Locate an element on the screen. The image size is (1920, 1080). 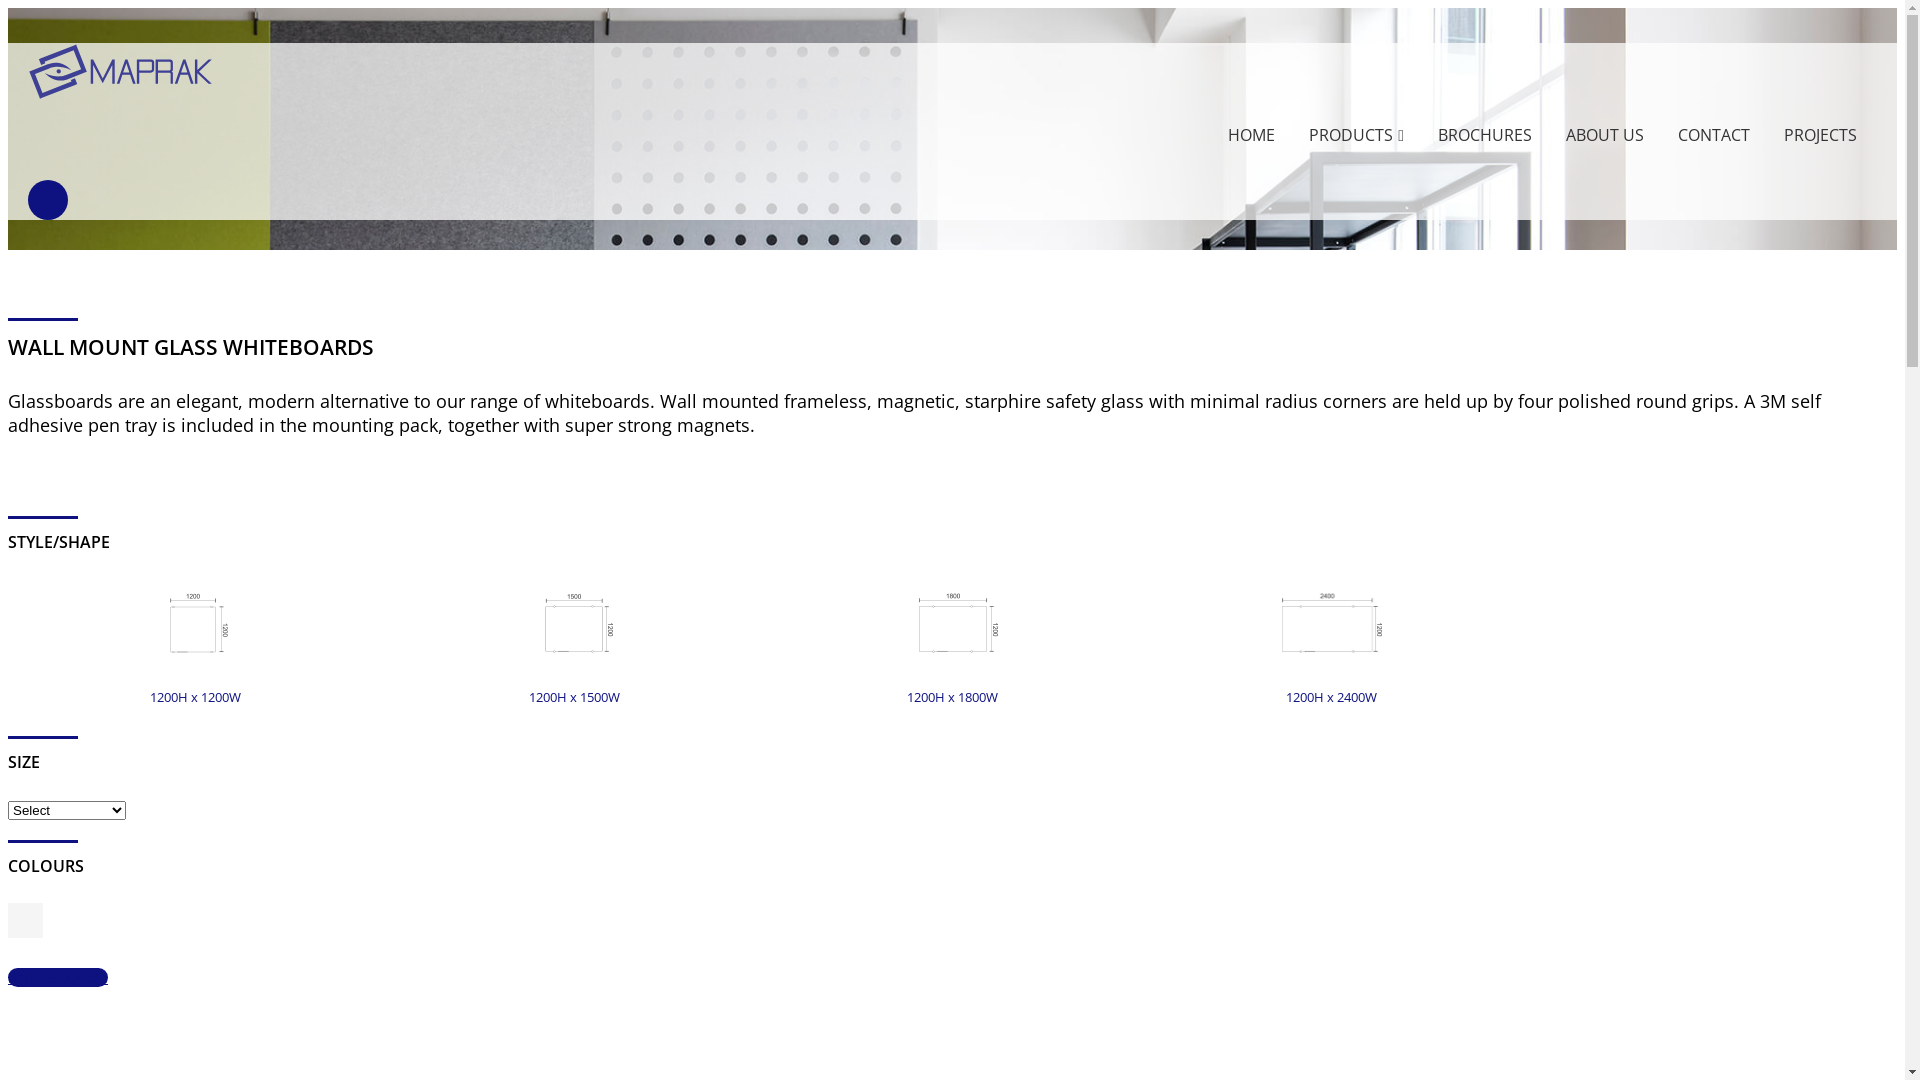
'Request Quote' is located at coordinates (57, 976).